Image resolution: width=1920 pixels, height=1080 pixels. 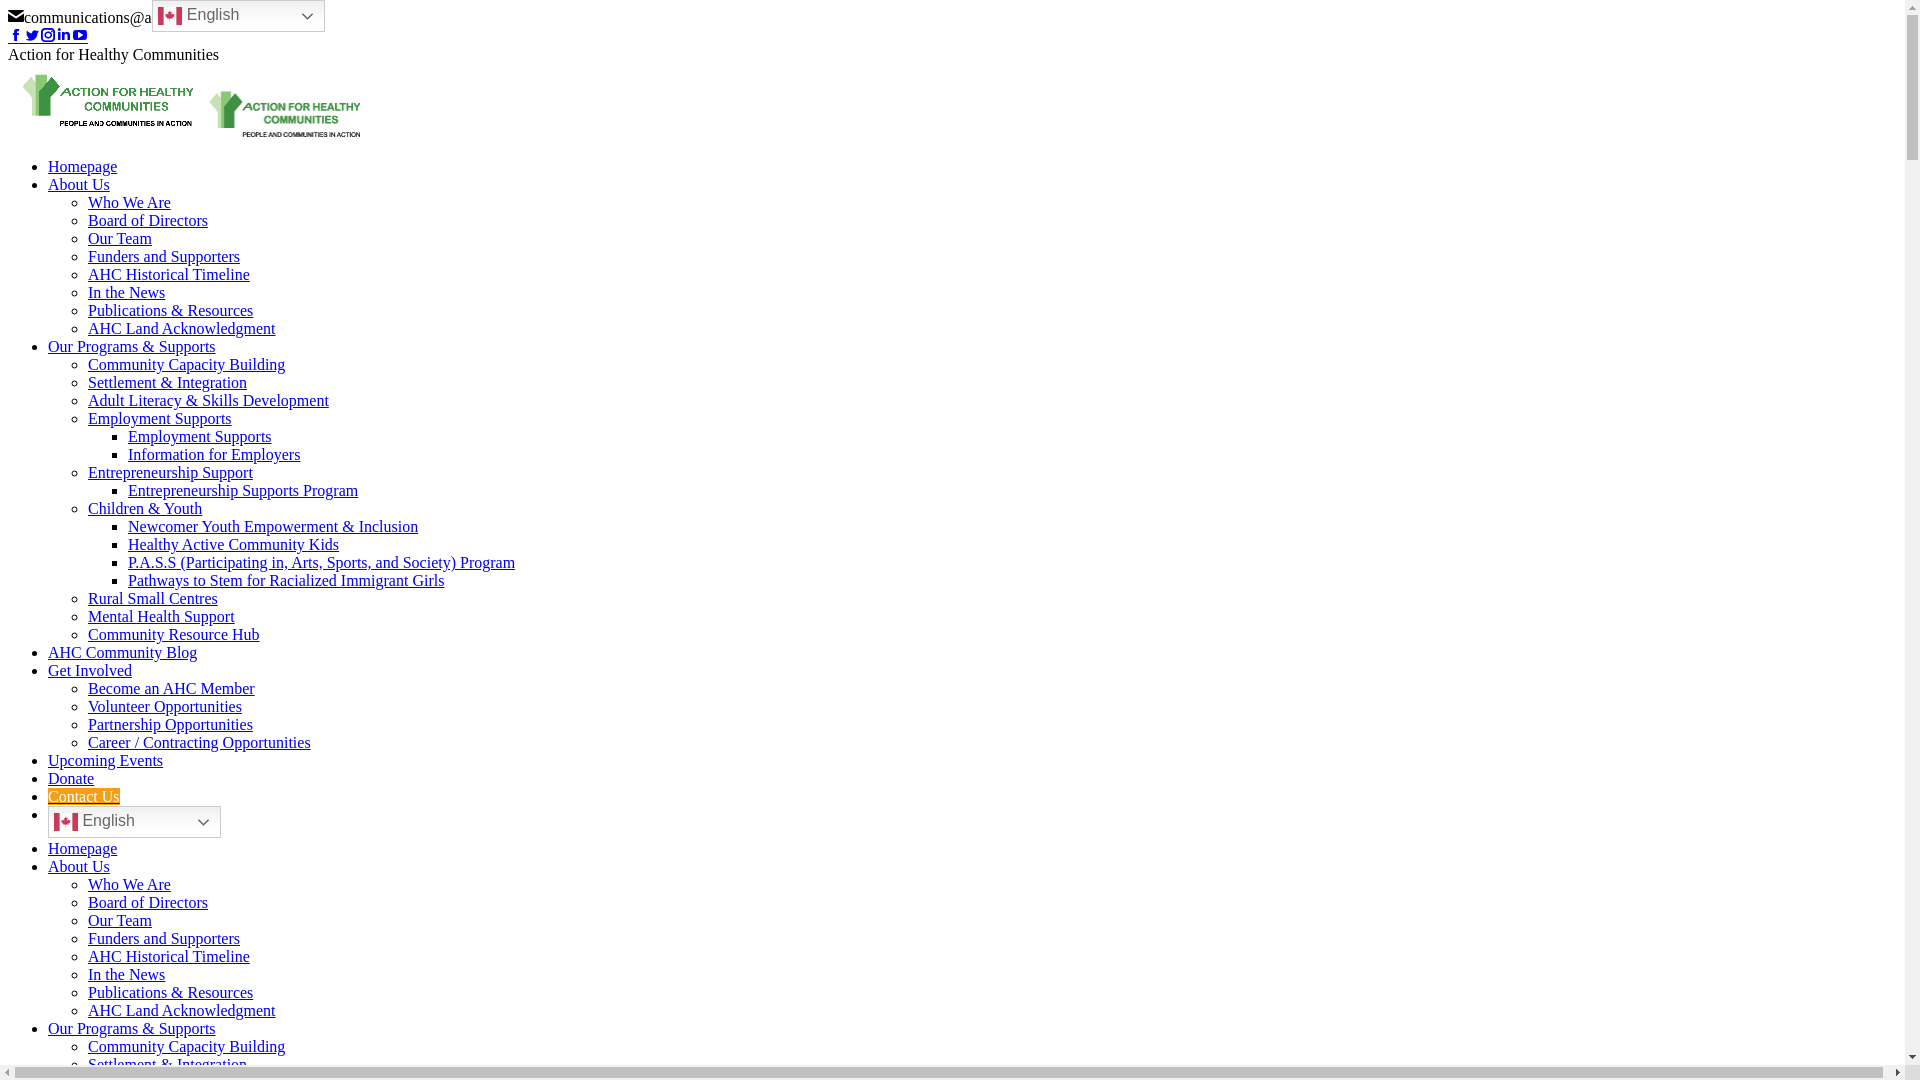 I want to click on 'Our Programs & Supports', so click(x=131, y=1028).